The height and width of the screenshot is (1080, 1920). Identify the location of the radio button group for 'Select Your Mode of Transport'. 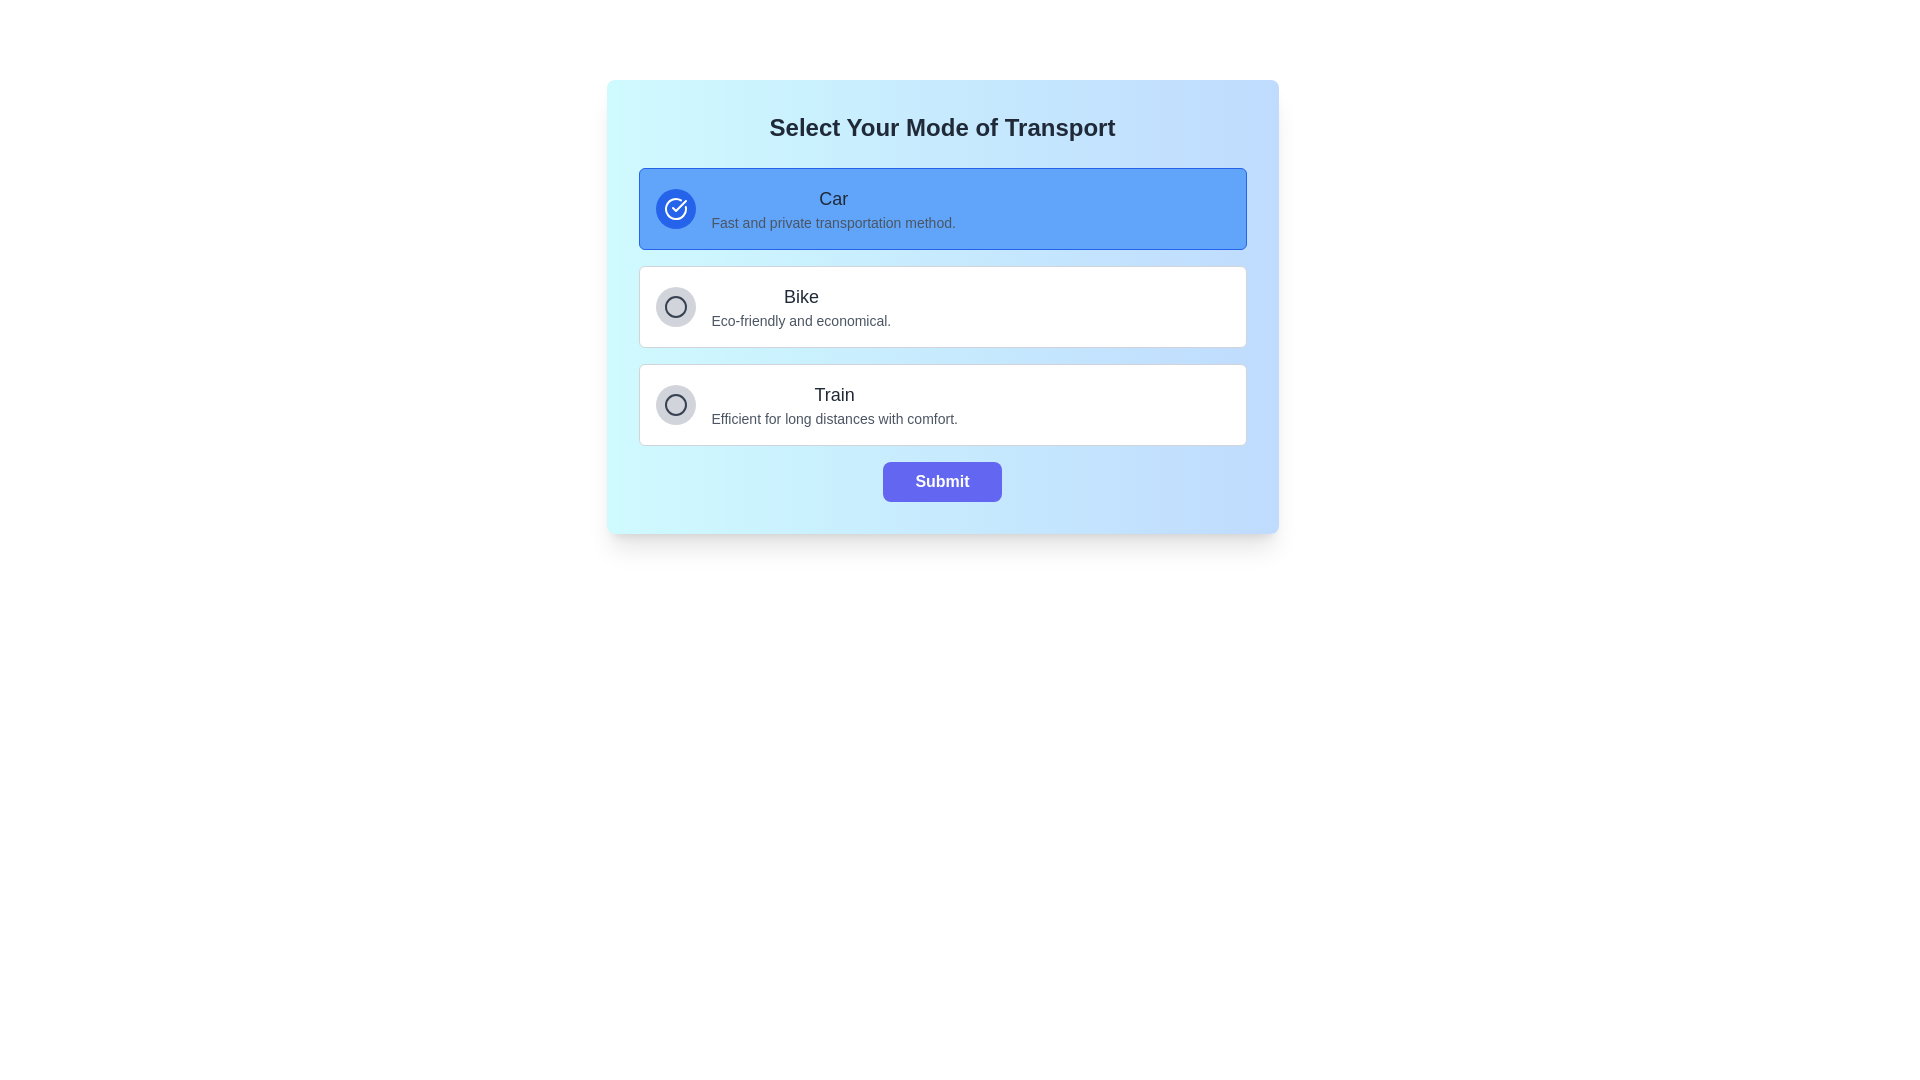
(941, 307).